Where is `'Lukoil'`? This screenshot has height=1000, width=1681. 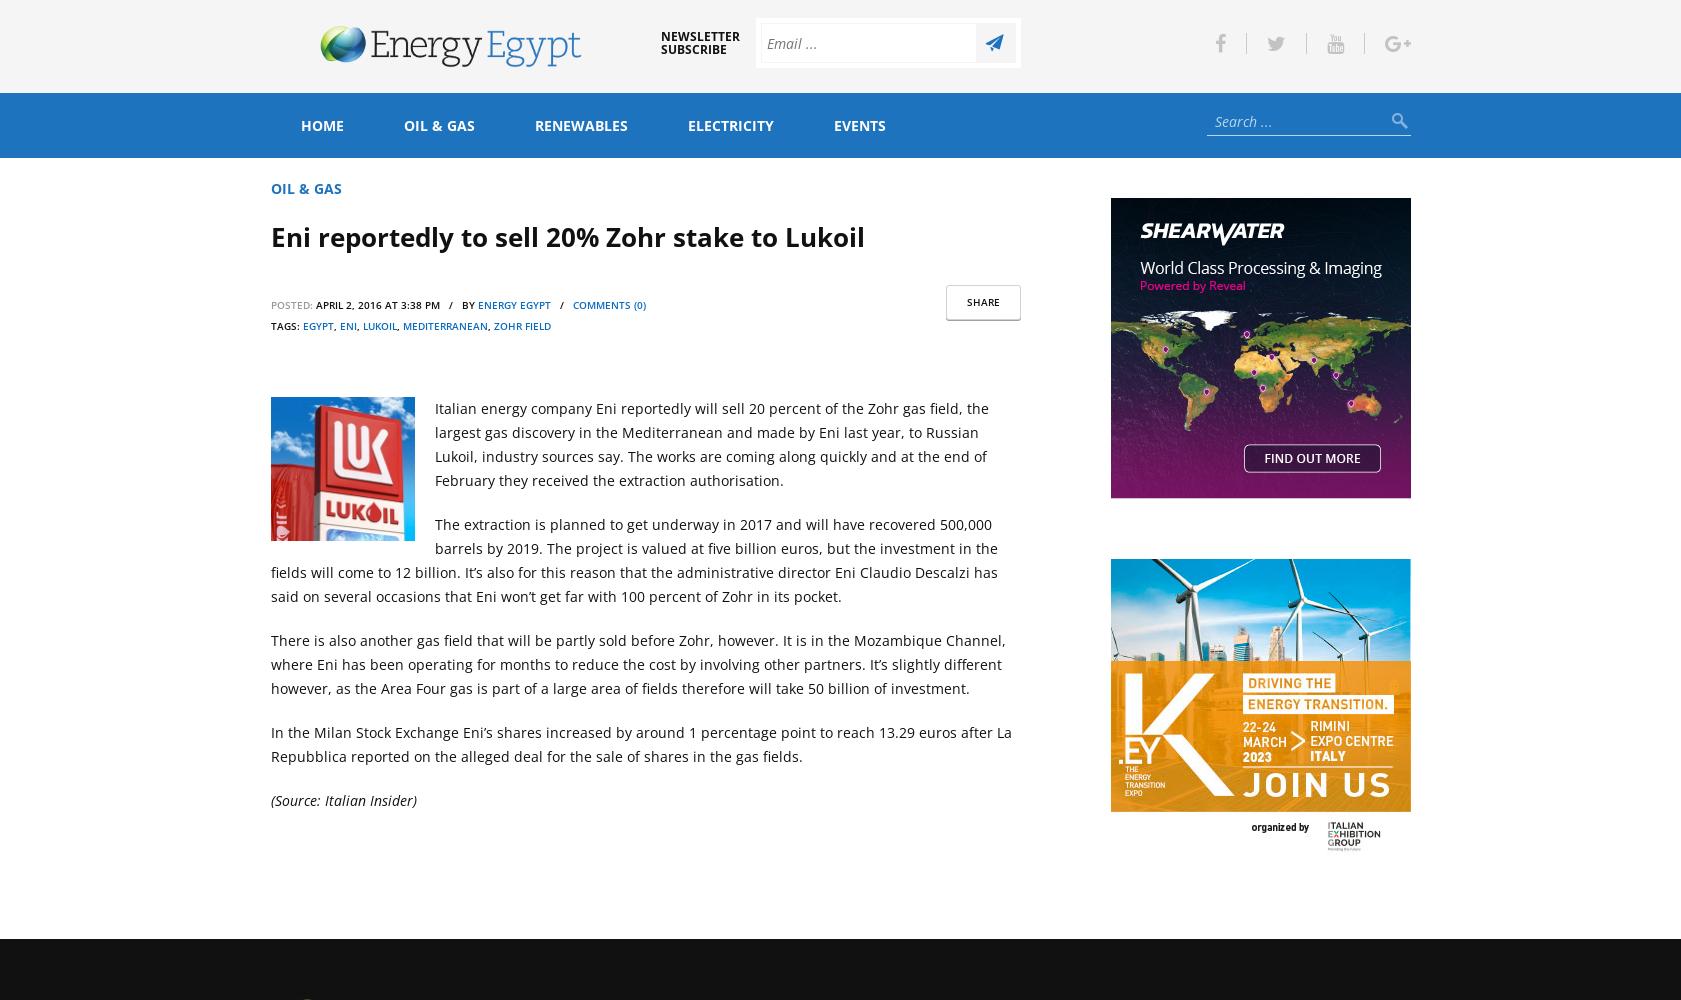
'Lukoil' is located at coordinates (378, 325).